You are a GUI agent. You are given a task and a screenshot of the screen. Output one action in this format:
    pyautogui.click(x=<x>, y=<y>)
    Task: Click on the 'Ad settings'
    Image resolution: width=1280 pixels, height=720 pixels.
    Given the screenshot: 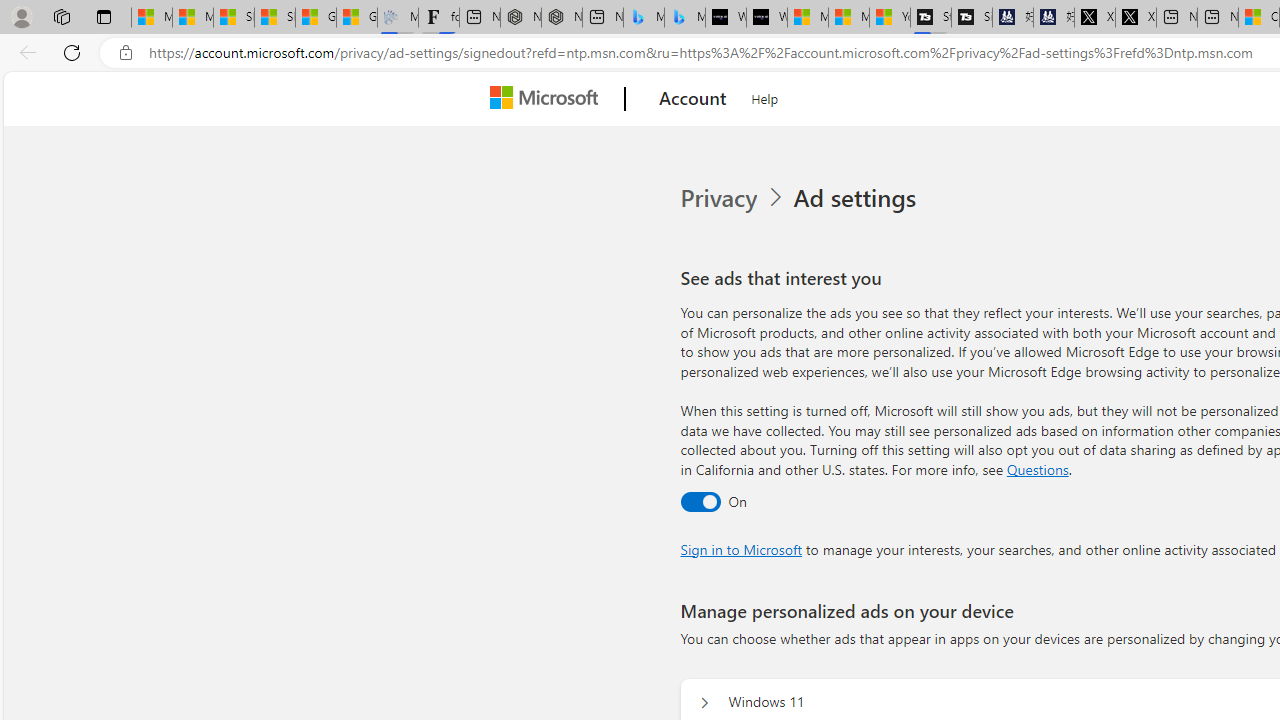 What is the action you would take?
    pyautogui.click(x=858, y=198)
    